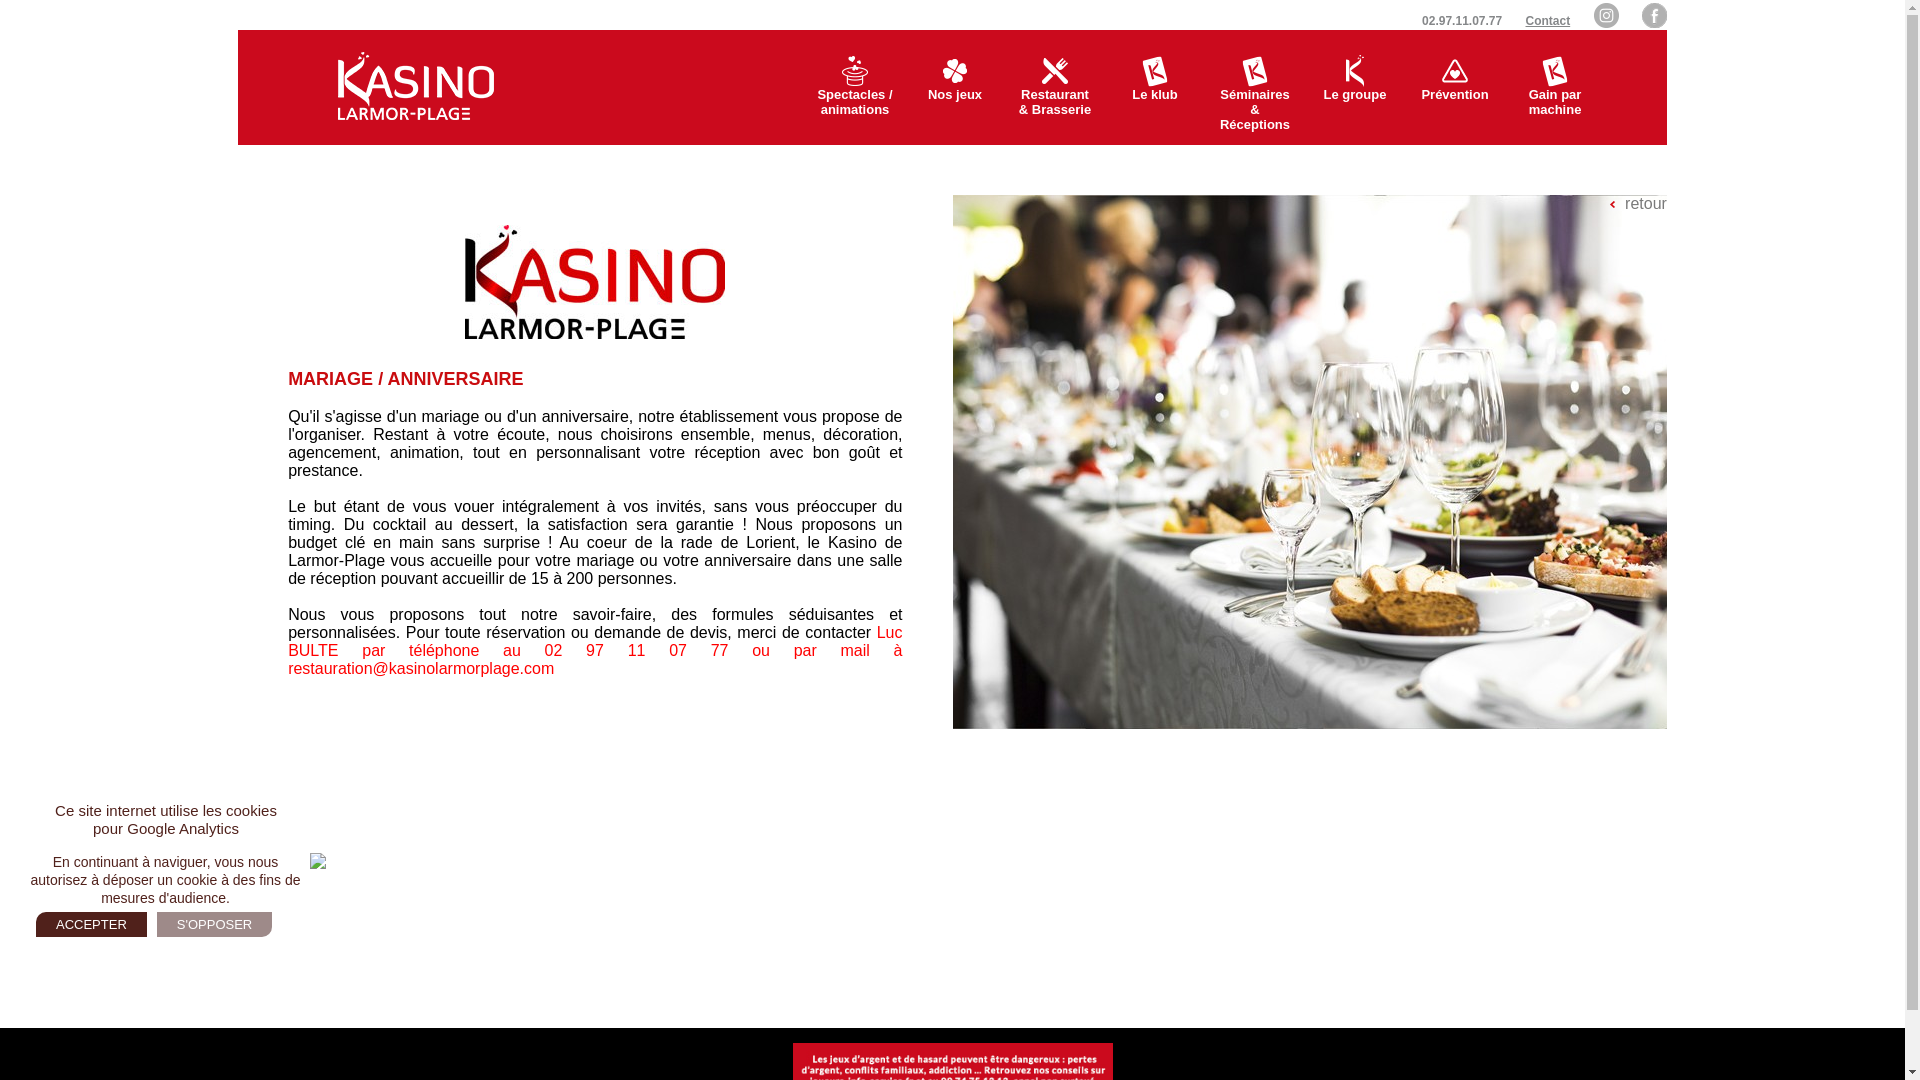 This screenshot has height=1080, width=1920. I want to click on 'ACCEPTER', so click(90, 924).